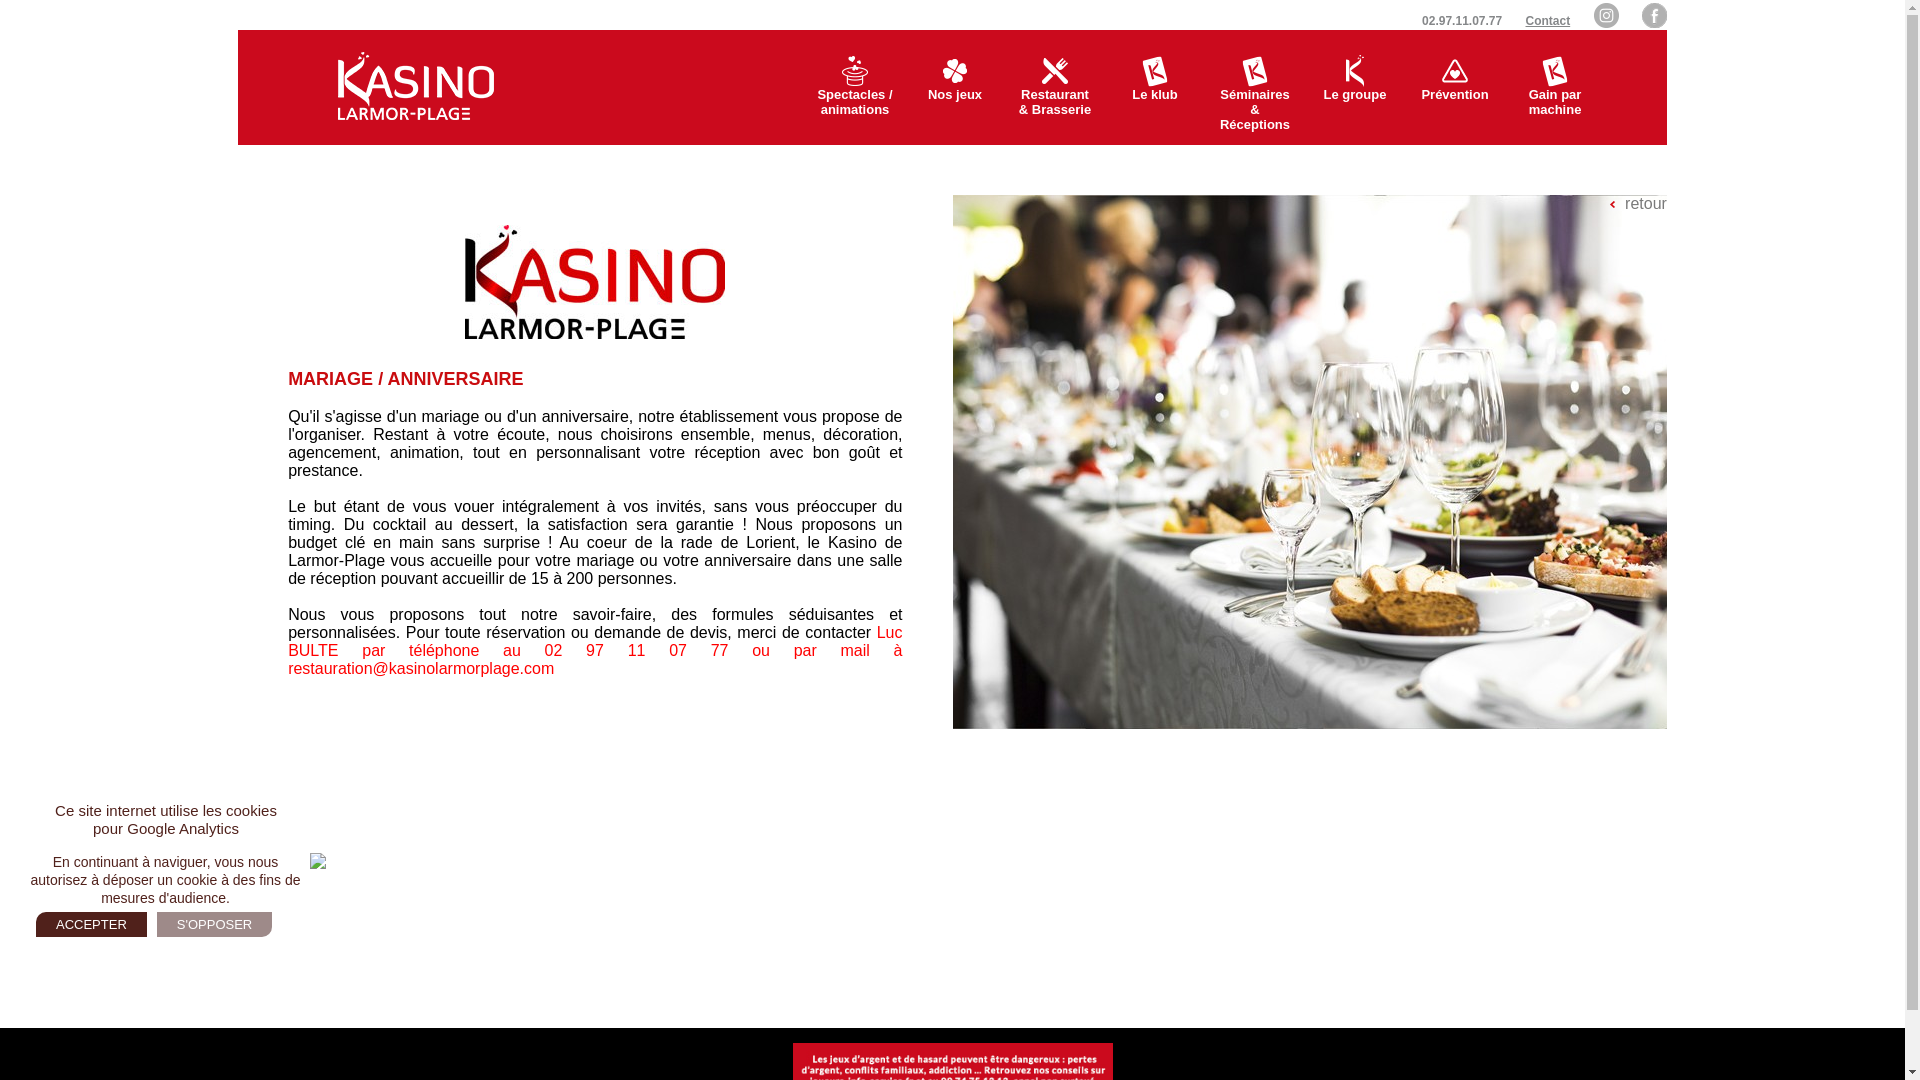 This screenshot has height=1080, width=1920. I want to click on 'ACCEPTER', so click(90, 924).